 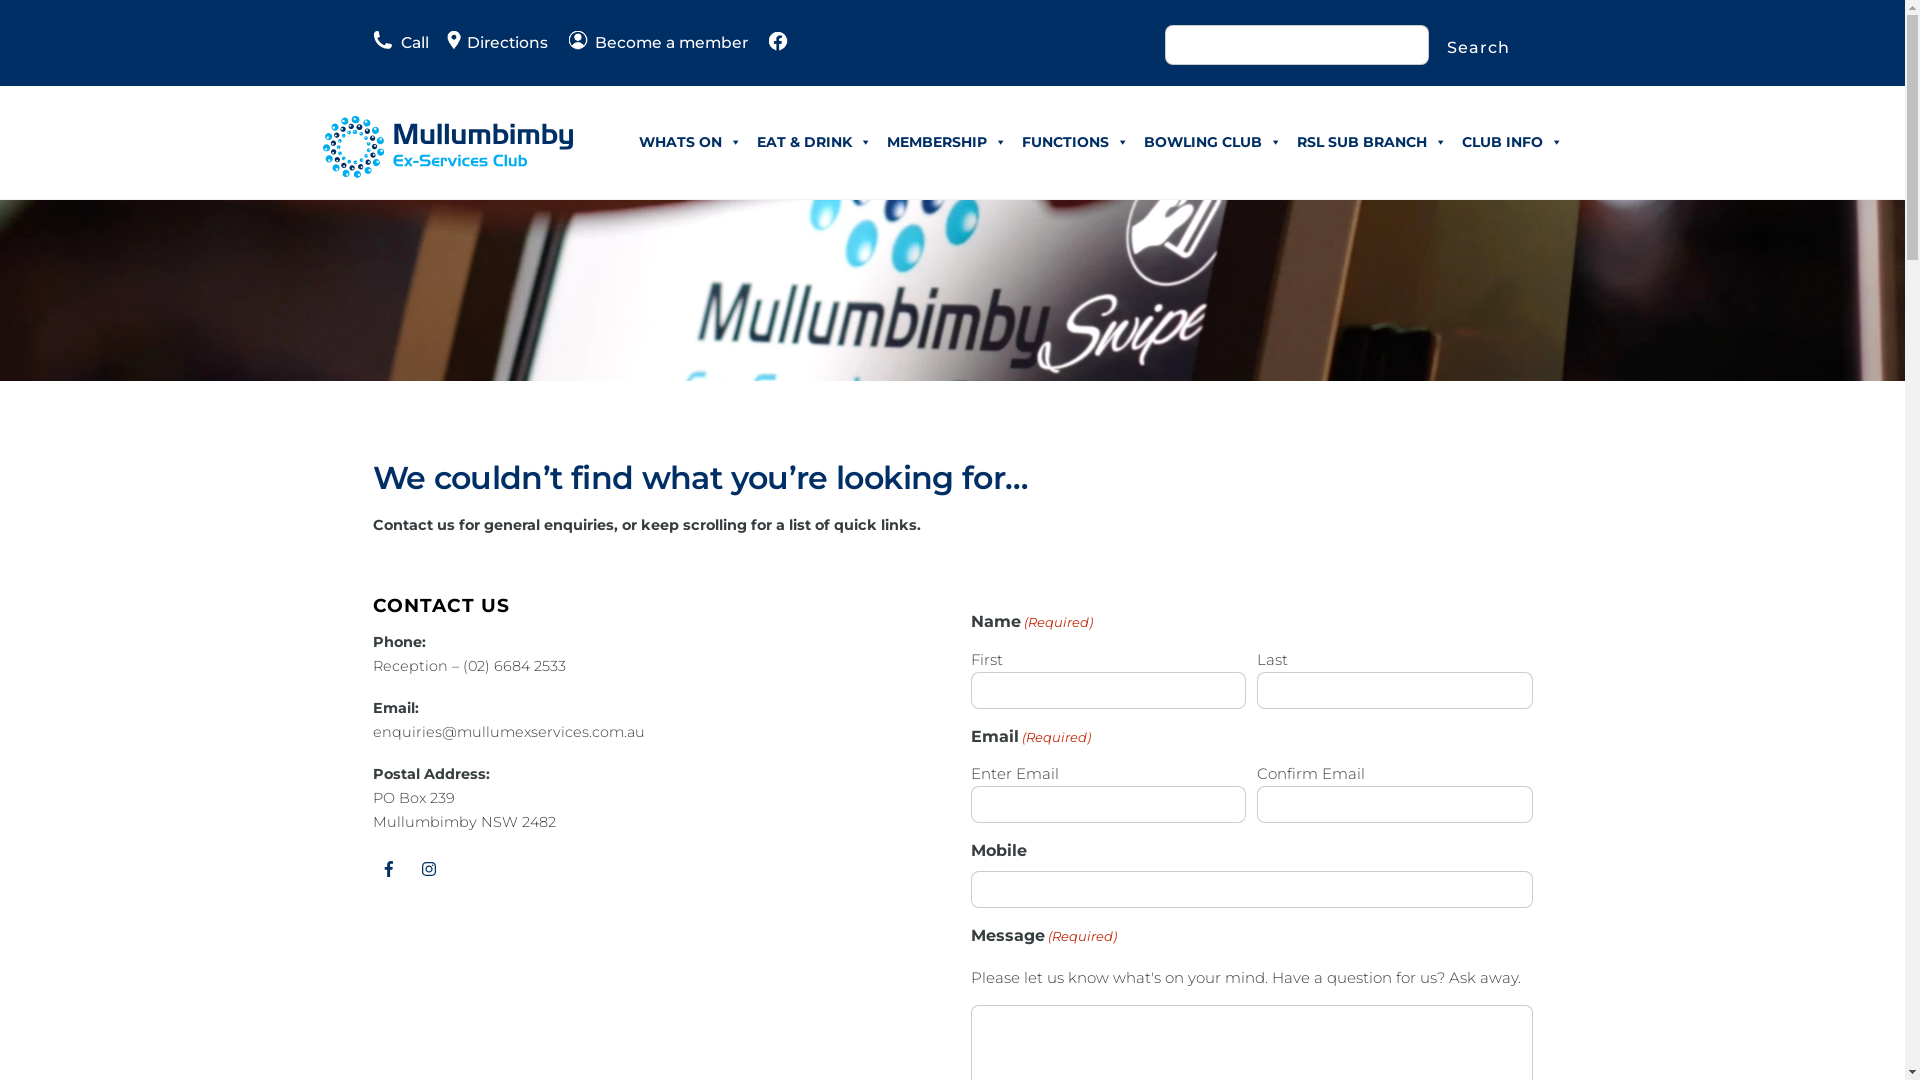 What do you see at coordinates (945, 141) in the screenshot?
I see `'MEMBERSHIP'` at bounding box center [945, 141].